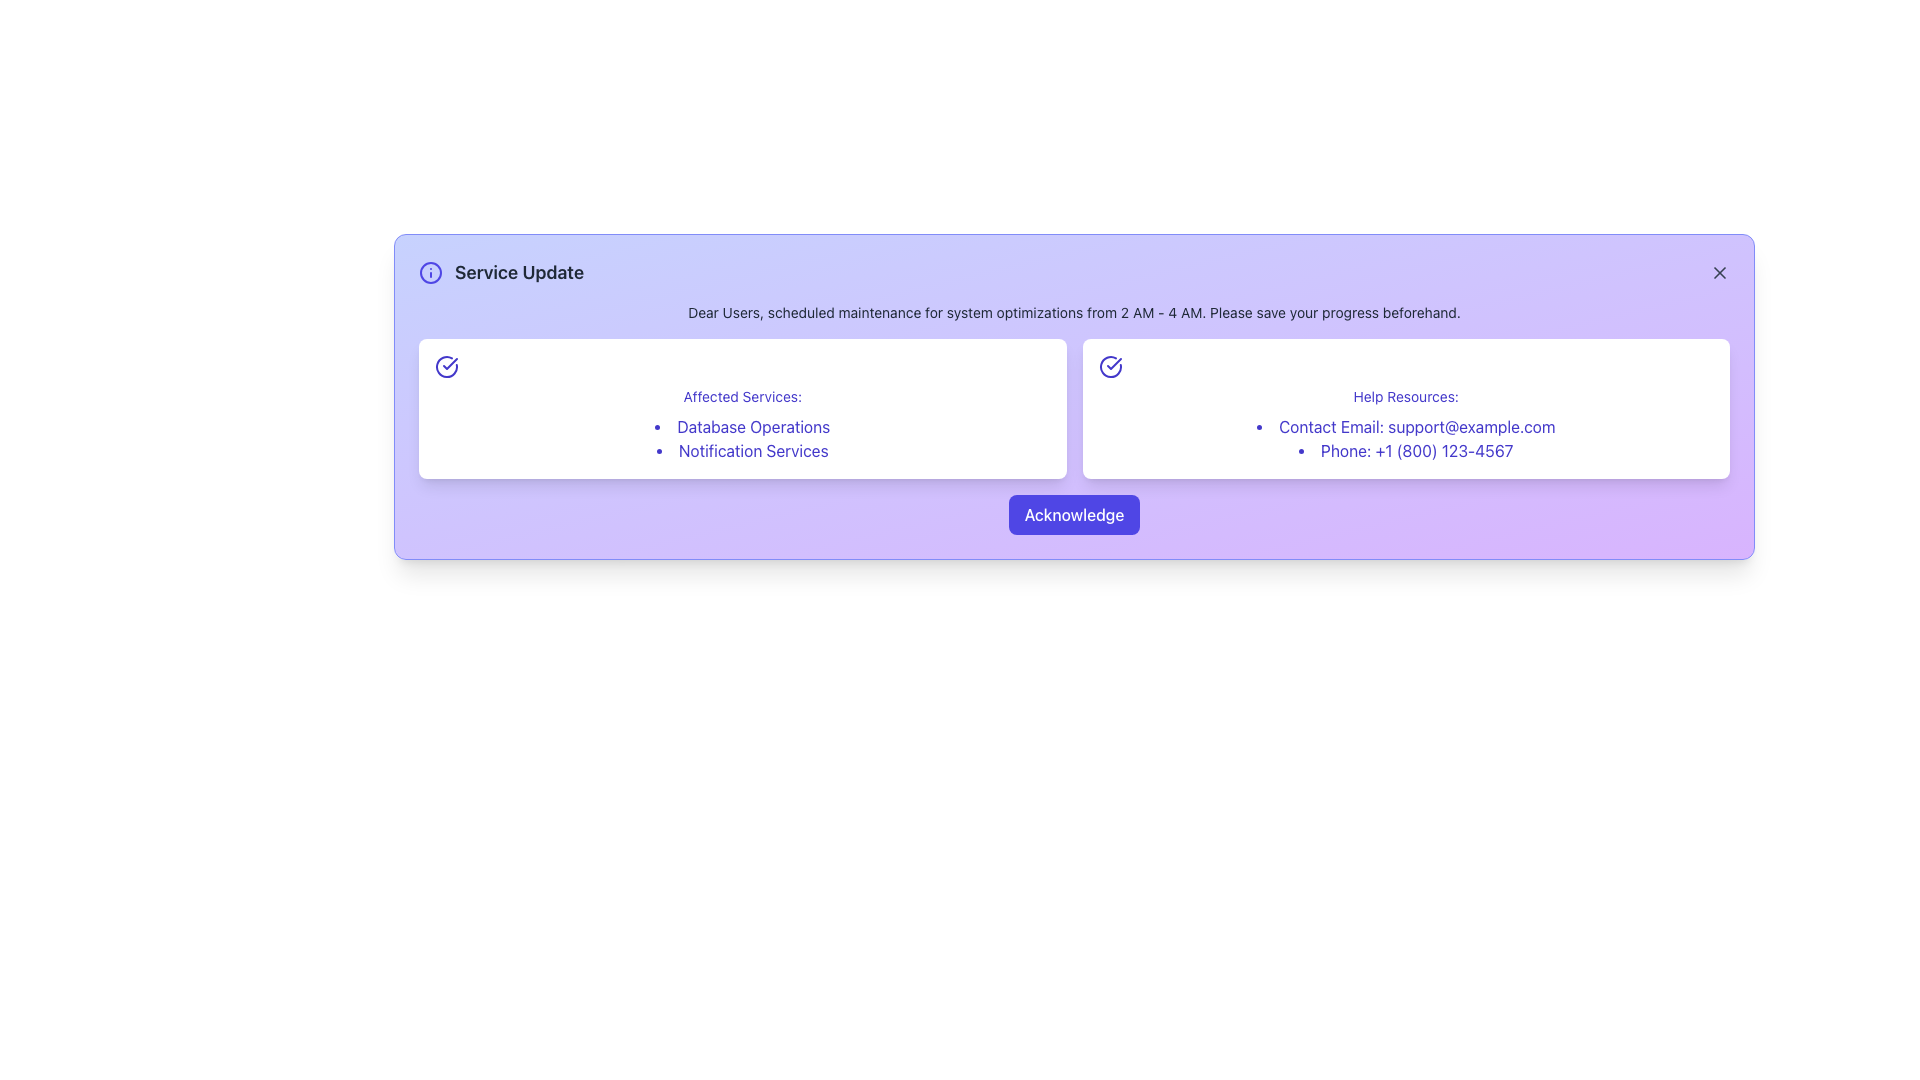 This screenshot has width=1920, height=1080. Describe the element at coordinates (519, 273) in the screenshot. I see `the bold black text stating 'Service Update' located in the header section of the notification card with a light purple background` at that location.